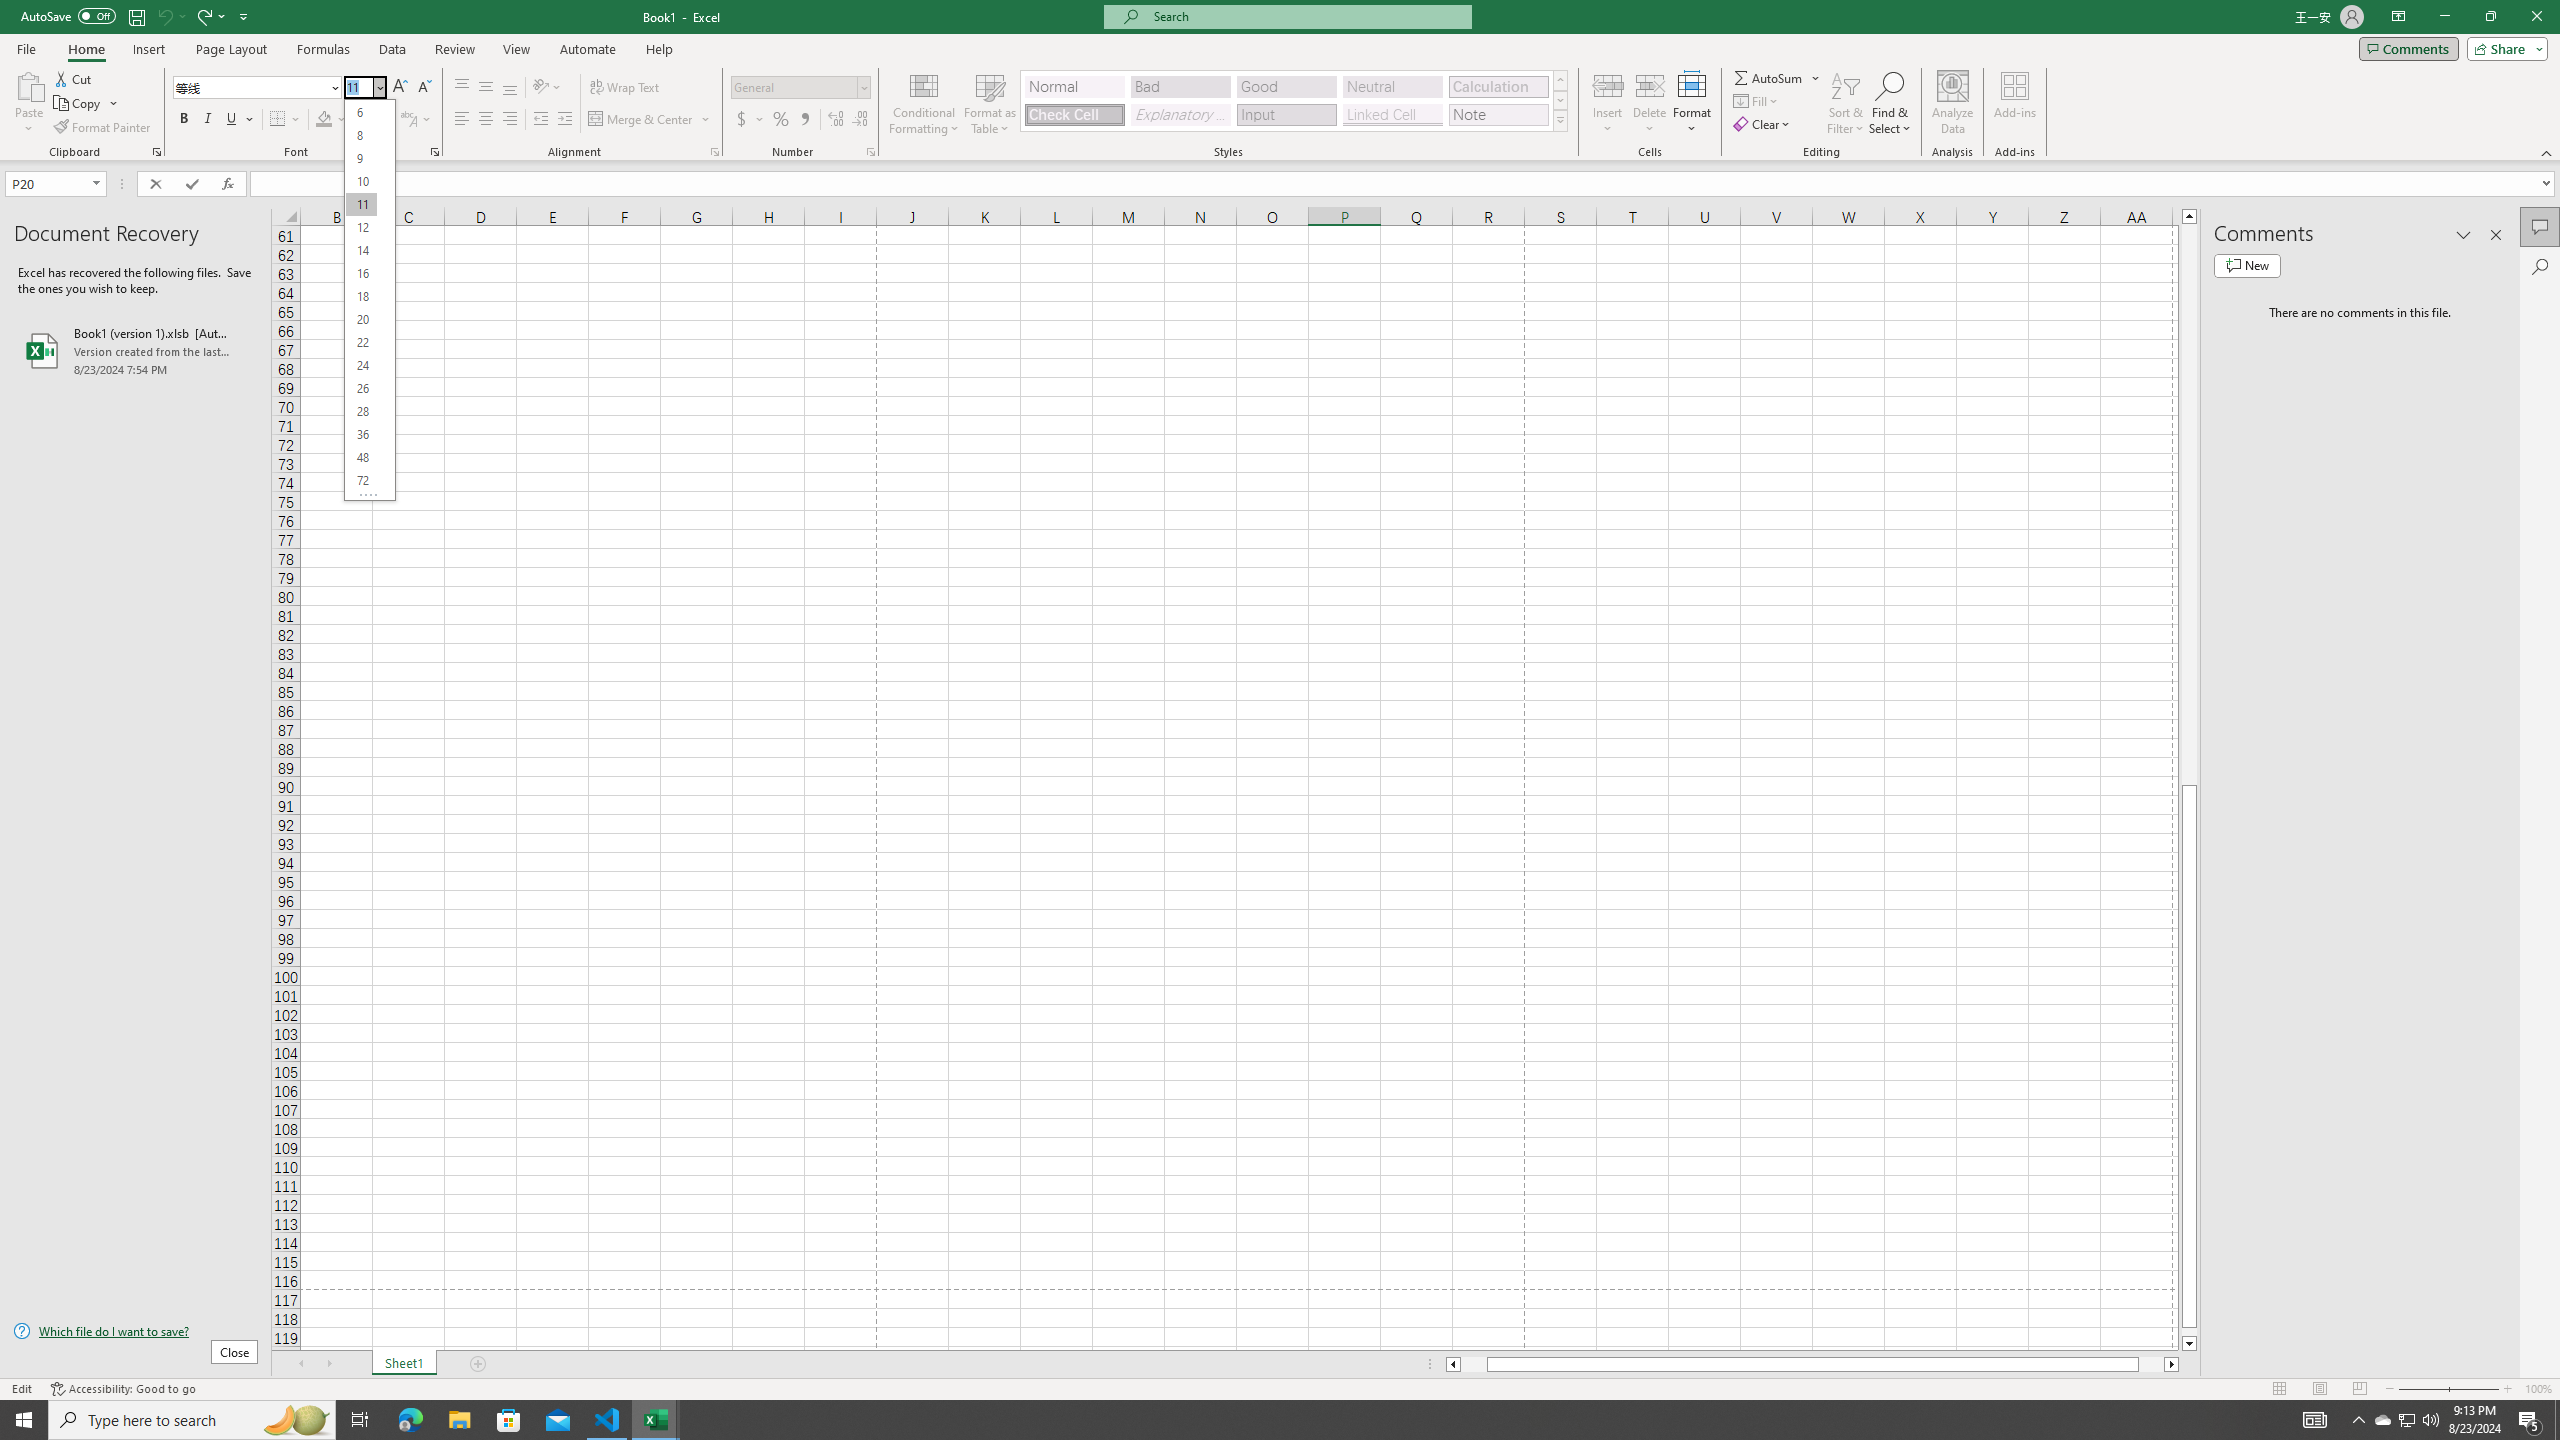  What do you see at coordinates (399, 87) in the screenshot?
I see `'Increase Font Size'` at bounding box center [399, 87].